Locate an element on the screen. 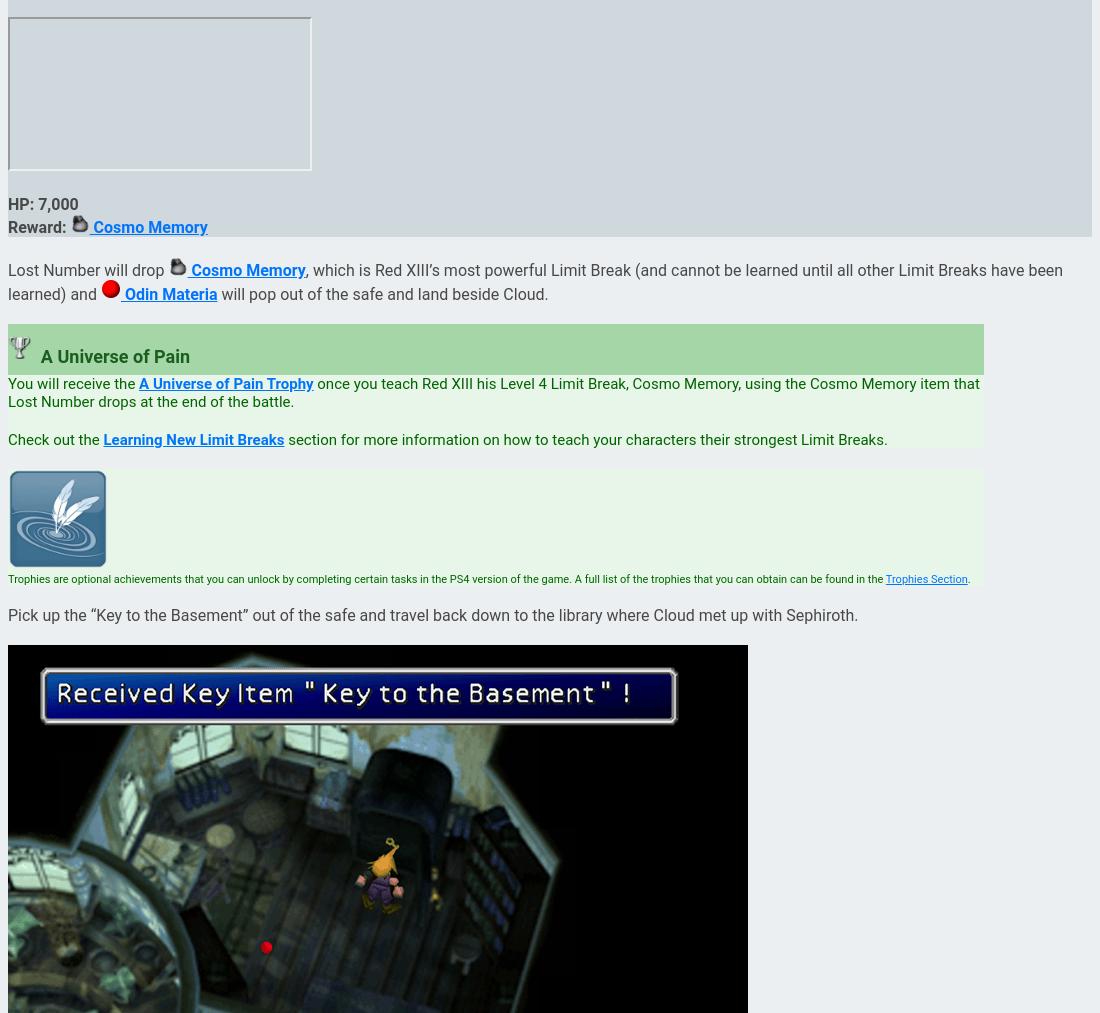 The height and width of the screenshot is (1013, 1100). 'HP: 7,000' is located at coordinates (42, 202).